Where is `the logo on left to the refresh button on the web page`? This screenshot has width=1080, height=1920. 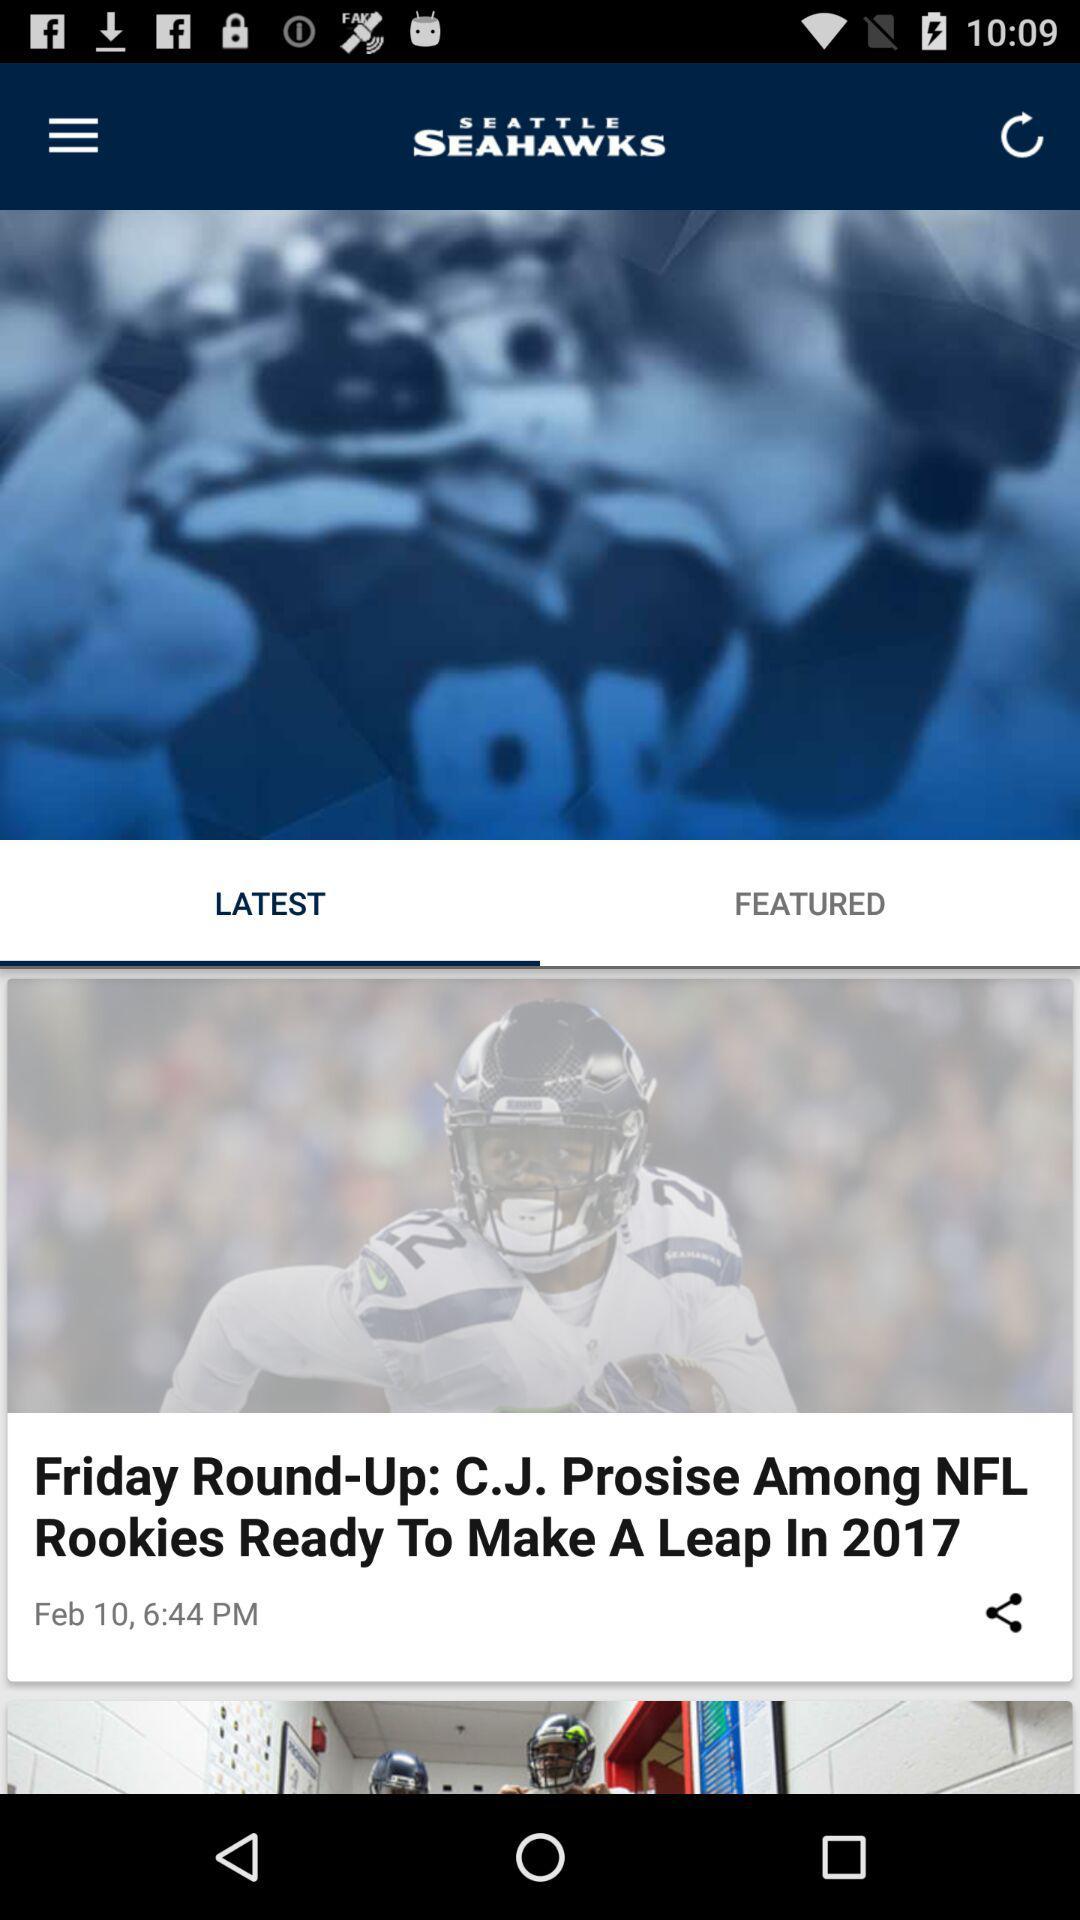 the logo on left to the refresh button on the web page is located at coordinates (540, 135).